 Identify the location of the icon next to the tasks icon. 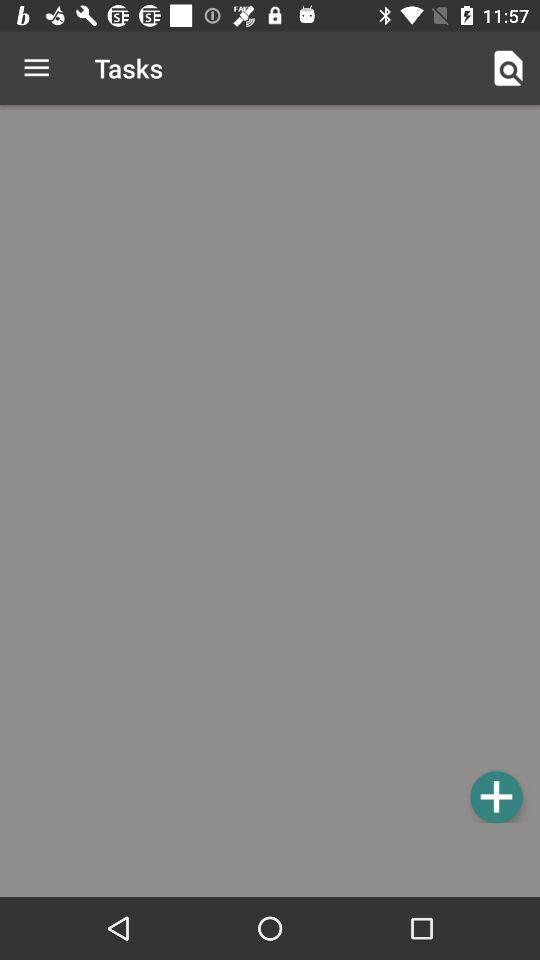
(36, 68).